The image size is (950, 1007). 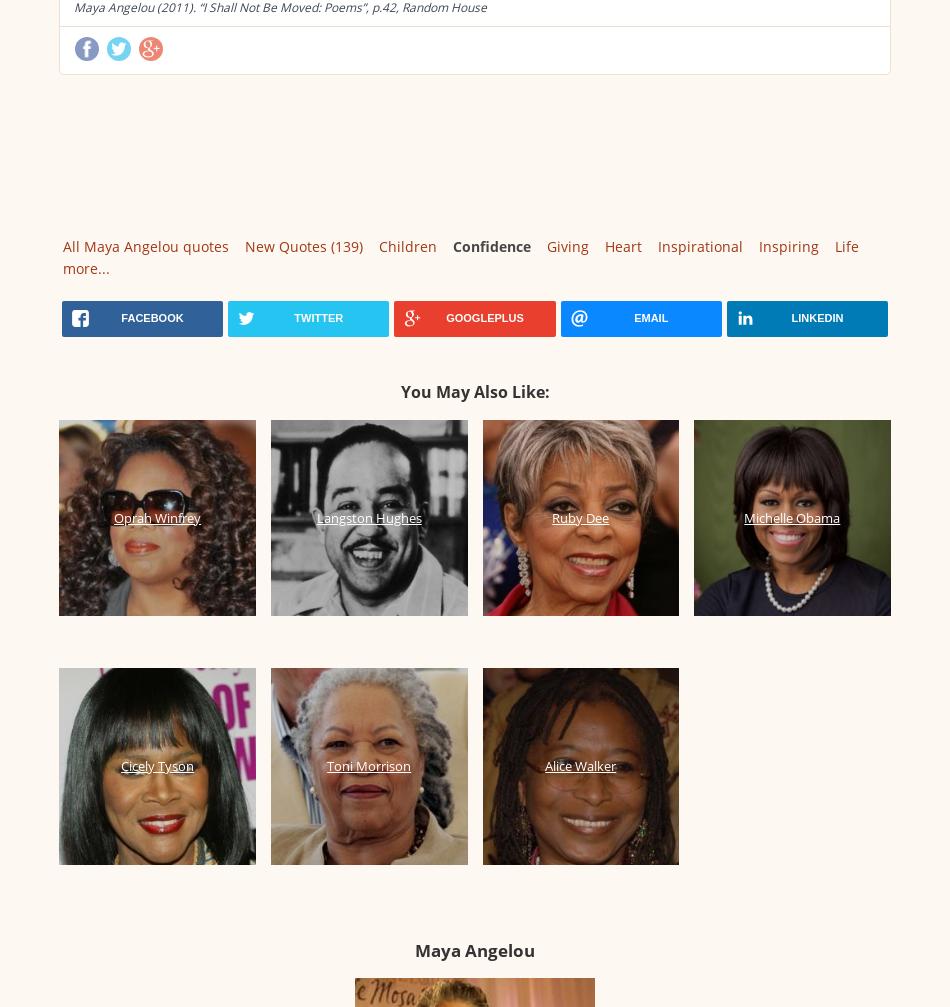 What do you see at coordinates (157, 515) in the screenshot?
I see `'Oprah Winfrey'` at bounding box center [157, 515].